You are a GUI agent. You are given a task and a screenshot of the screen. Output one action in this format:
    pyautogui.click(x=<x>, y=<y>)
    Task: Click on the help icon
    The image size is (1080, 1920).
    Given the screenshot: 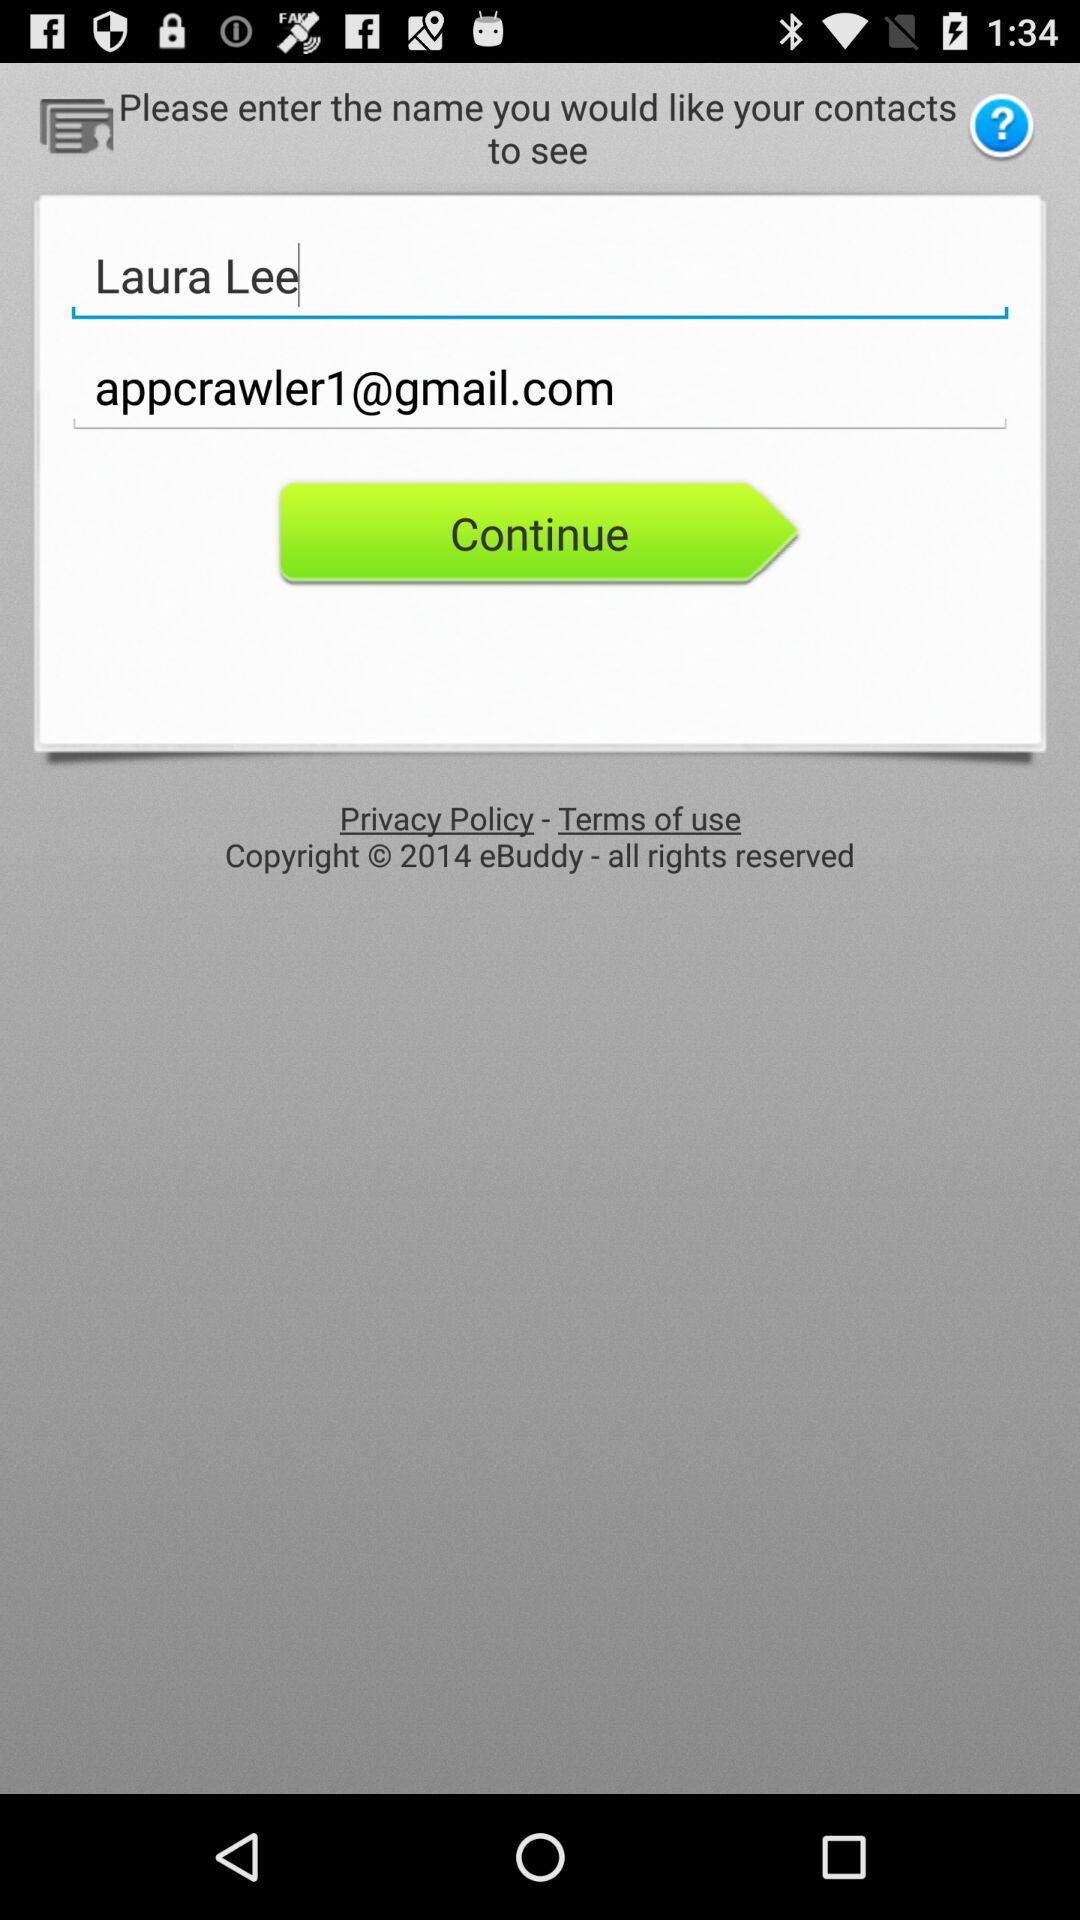 What is the action you would take?
    pyautogui.click(x=1001, y=126)
    